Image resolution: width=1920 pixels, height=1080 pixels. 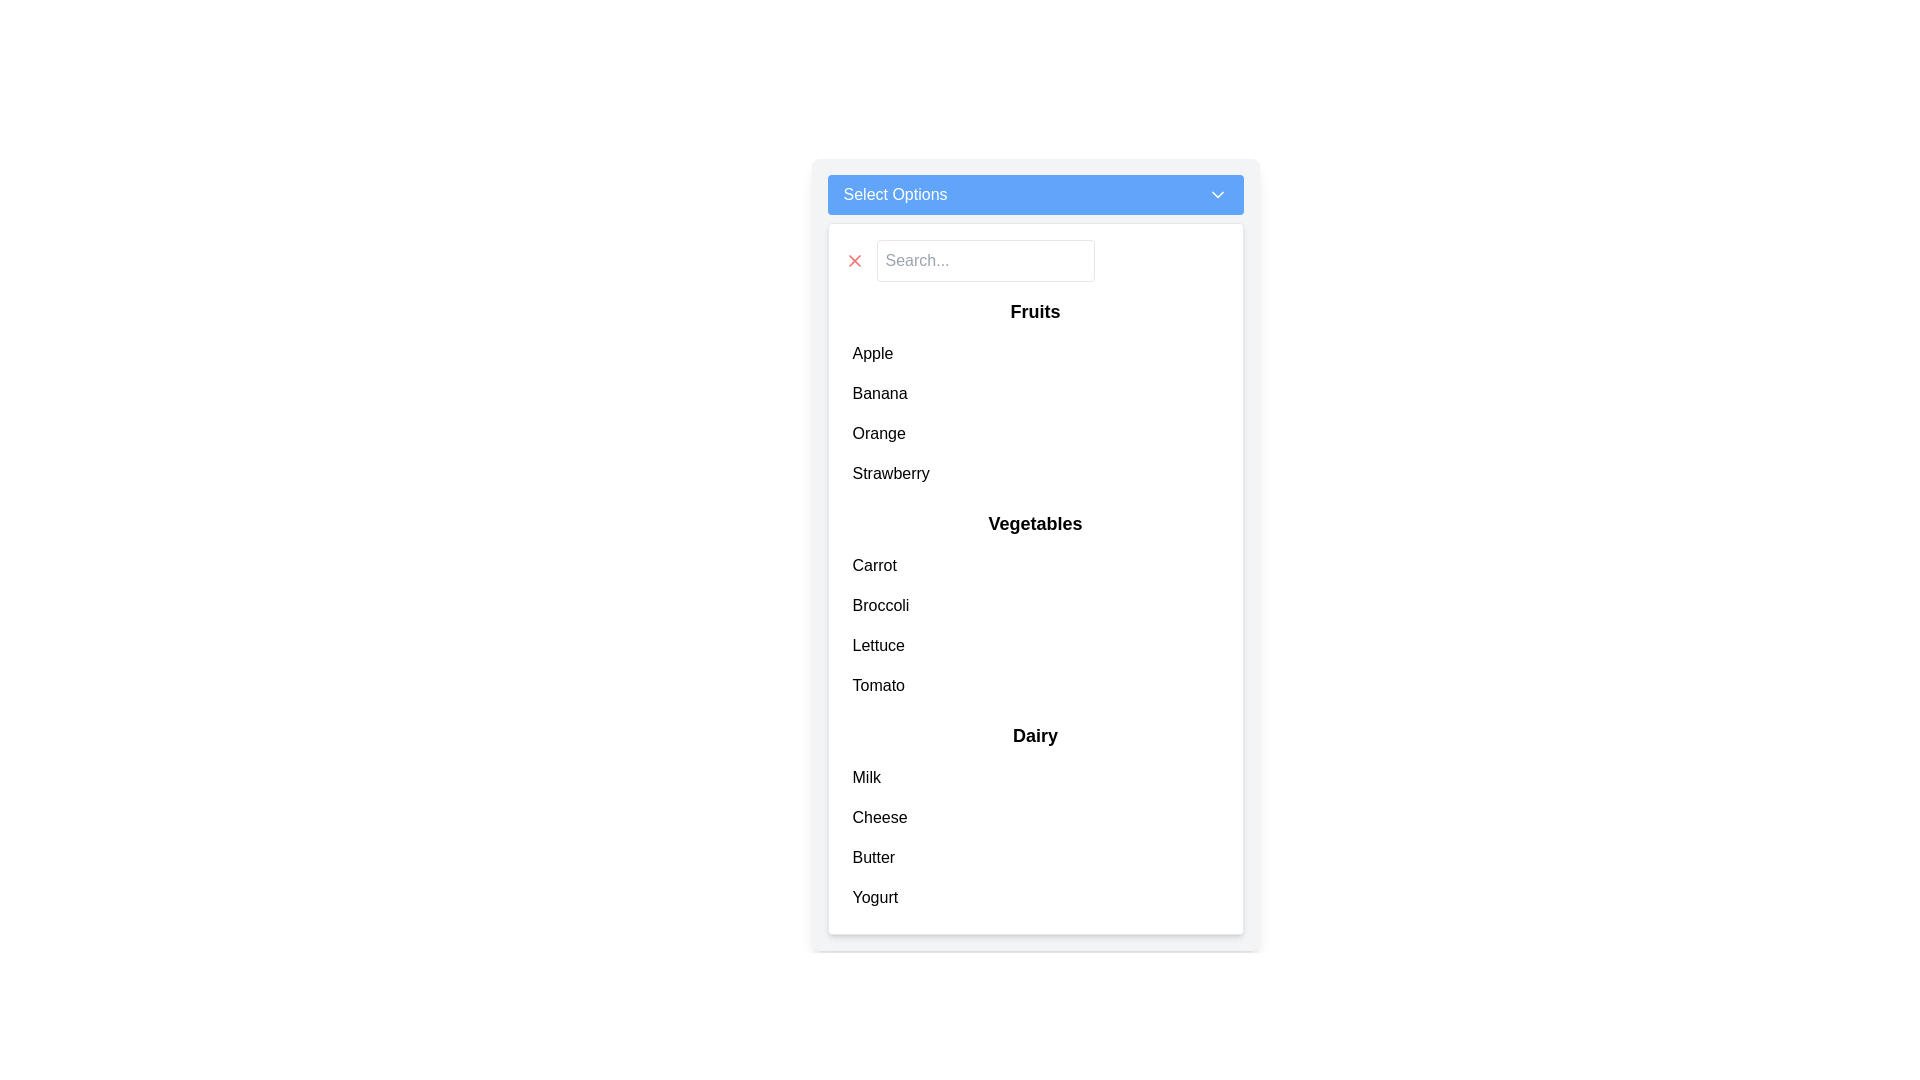 What do you see at coordinates (1035, 474) in the screenshot?
I see `the list item labeled 'Strawberry'` at bounding box center [1035, 474].